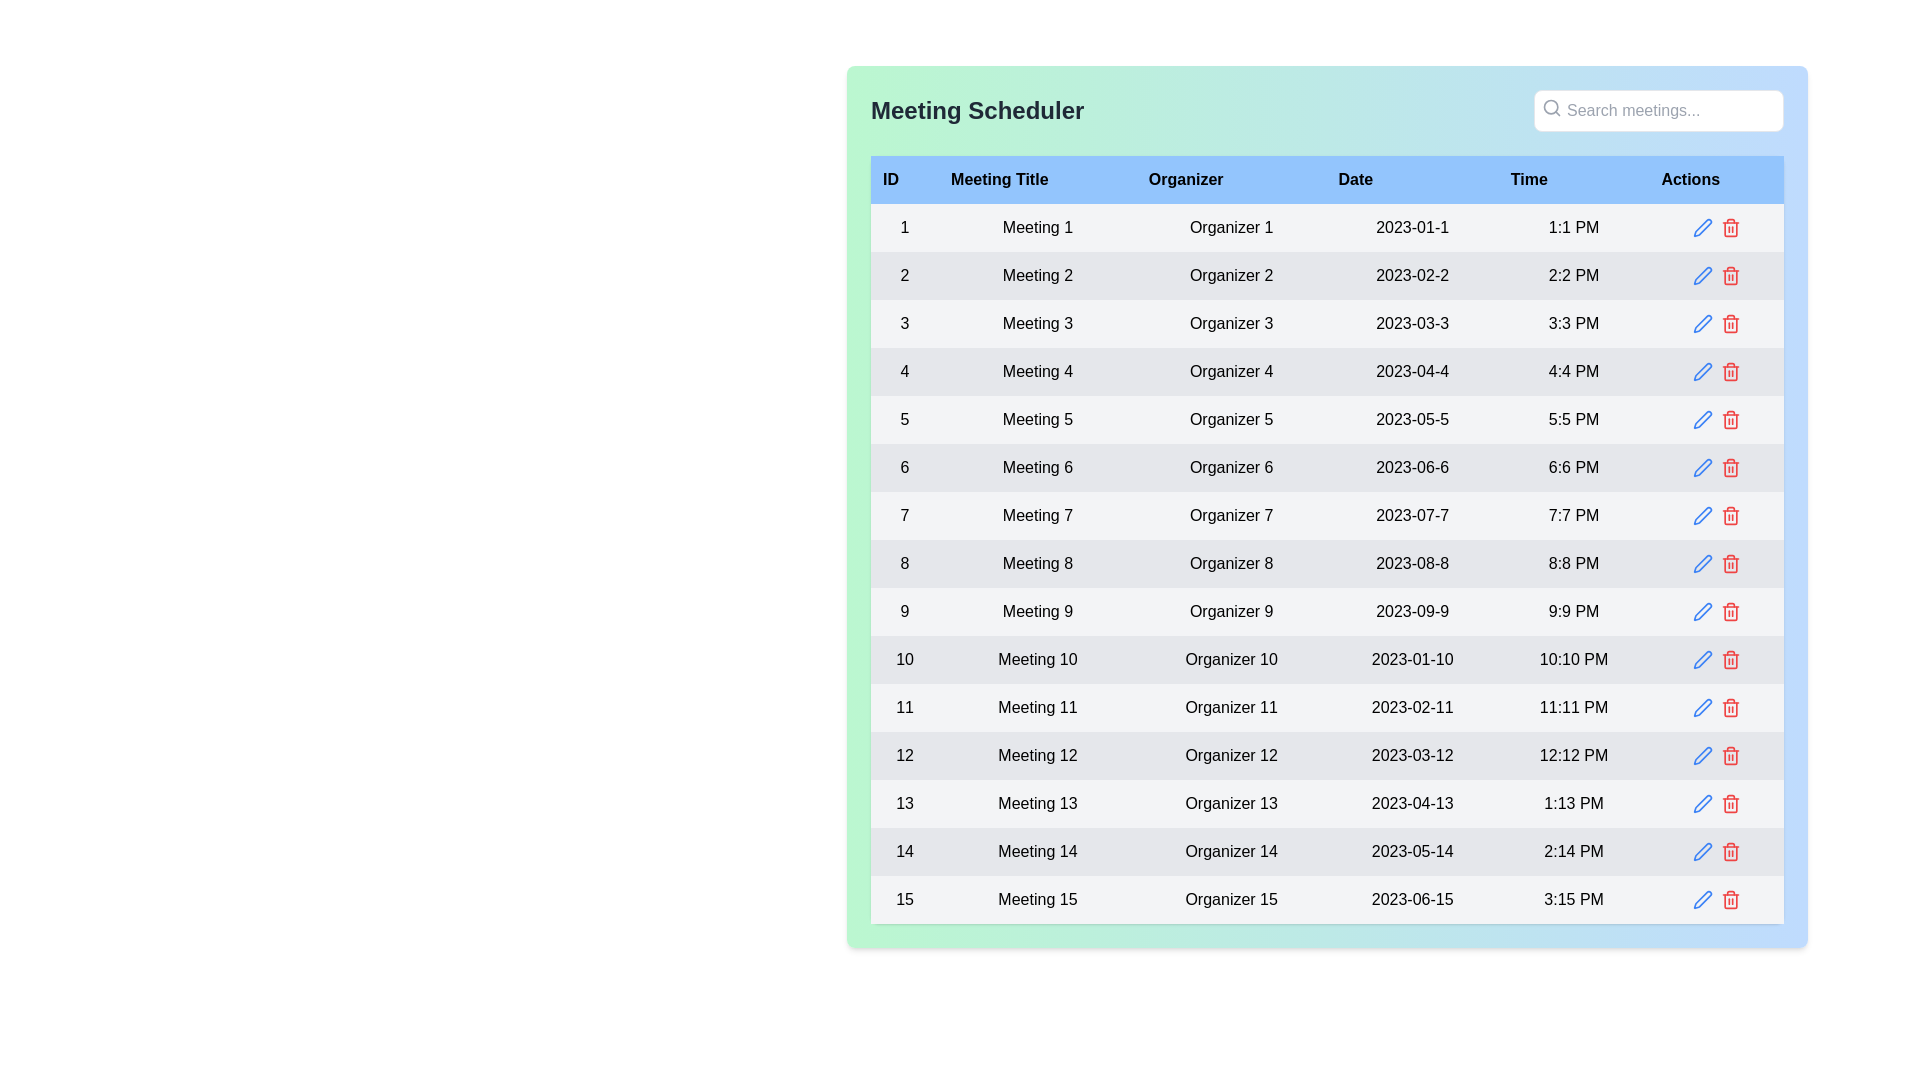 Image resolution: width=1920 pixels, height=1080 pixels. I want to click on textual content of the 4th row in the meeting scheduler table, which includes details like identifier, title, organizer, date, and time, so click(1327, 371).